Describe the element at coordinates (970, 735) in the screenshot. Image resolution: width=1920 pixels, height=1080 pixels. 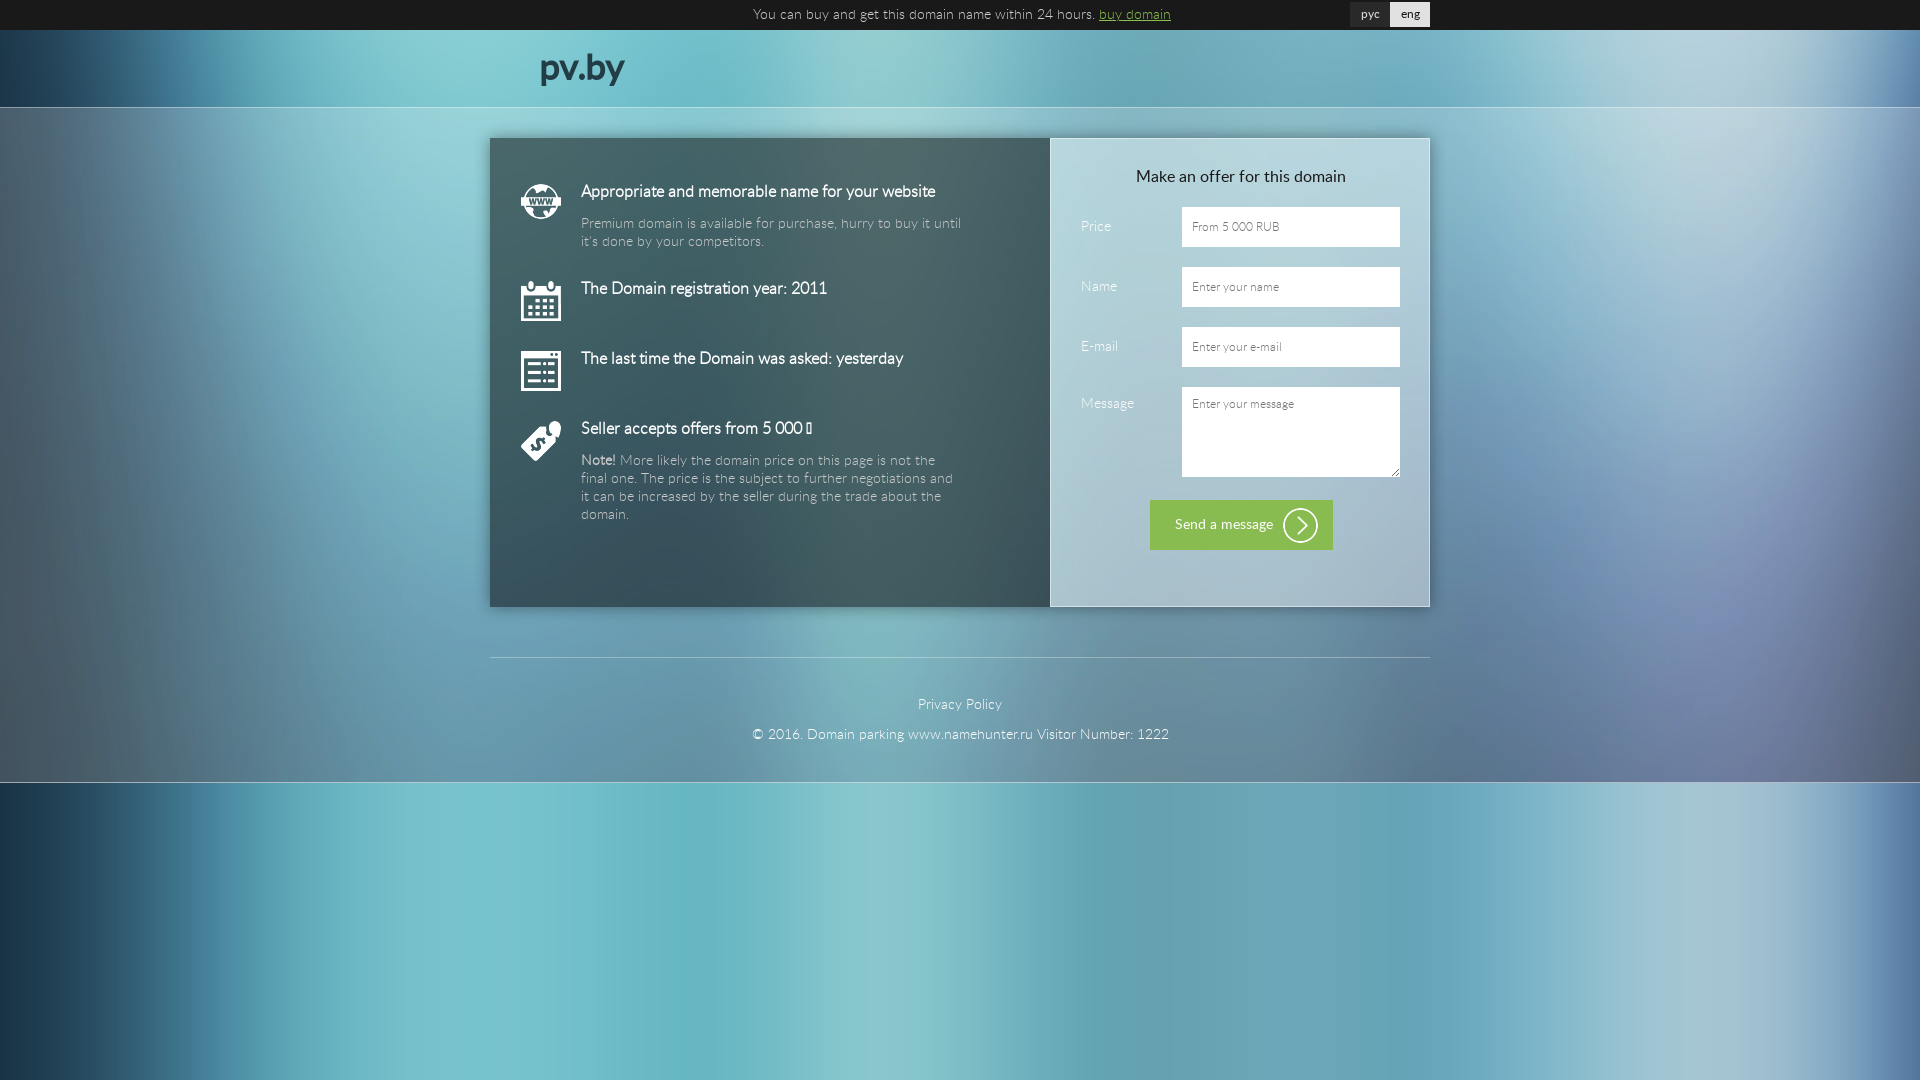
I see `'www.namehunter.ru'` at that location.